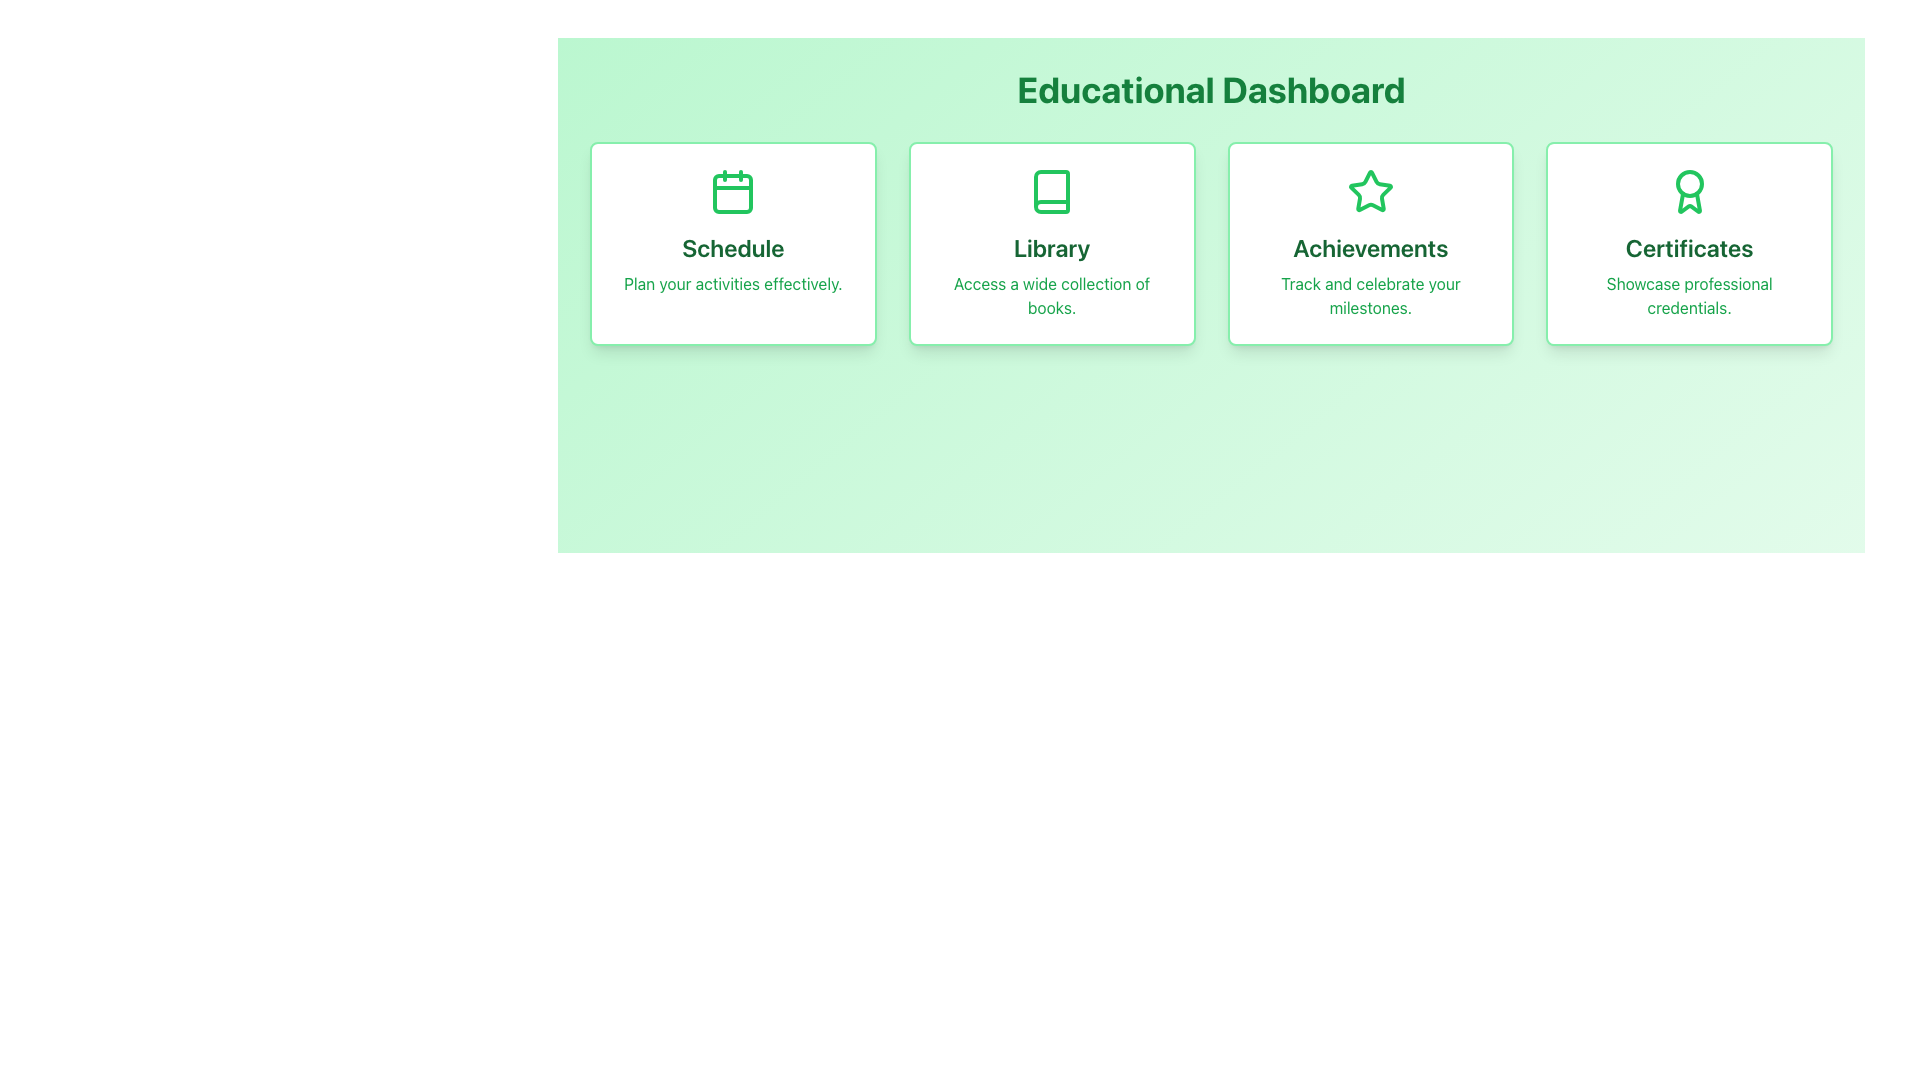  I want to click on the decorative Icon element within the award icon in the 'Certificates' section on the dashboard, located on the far right of the row of four cards, so click(1688, 202).